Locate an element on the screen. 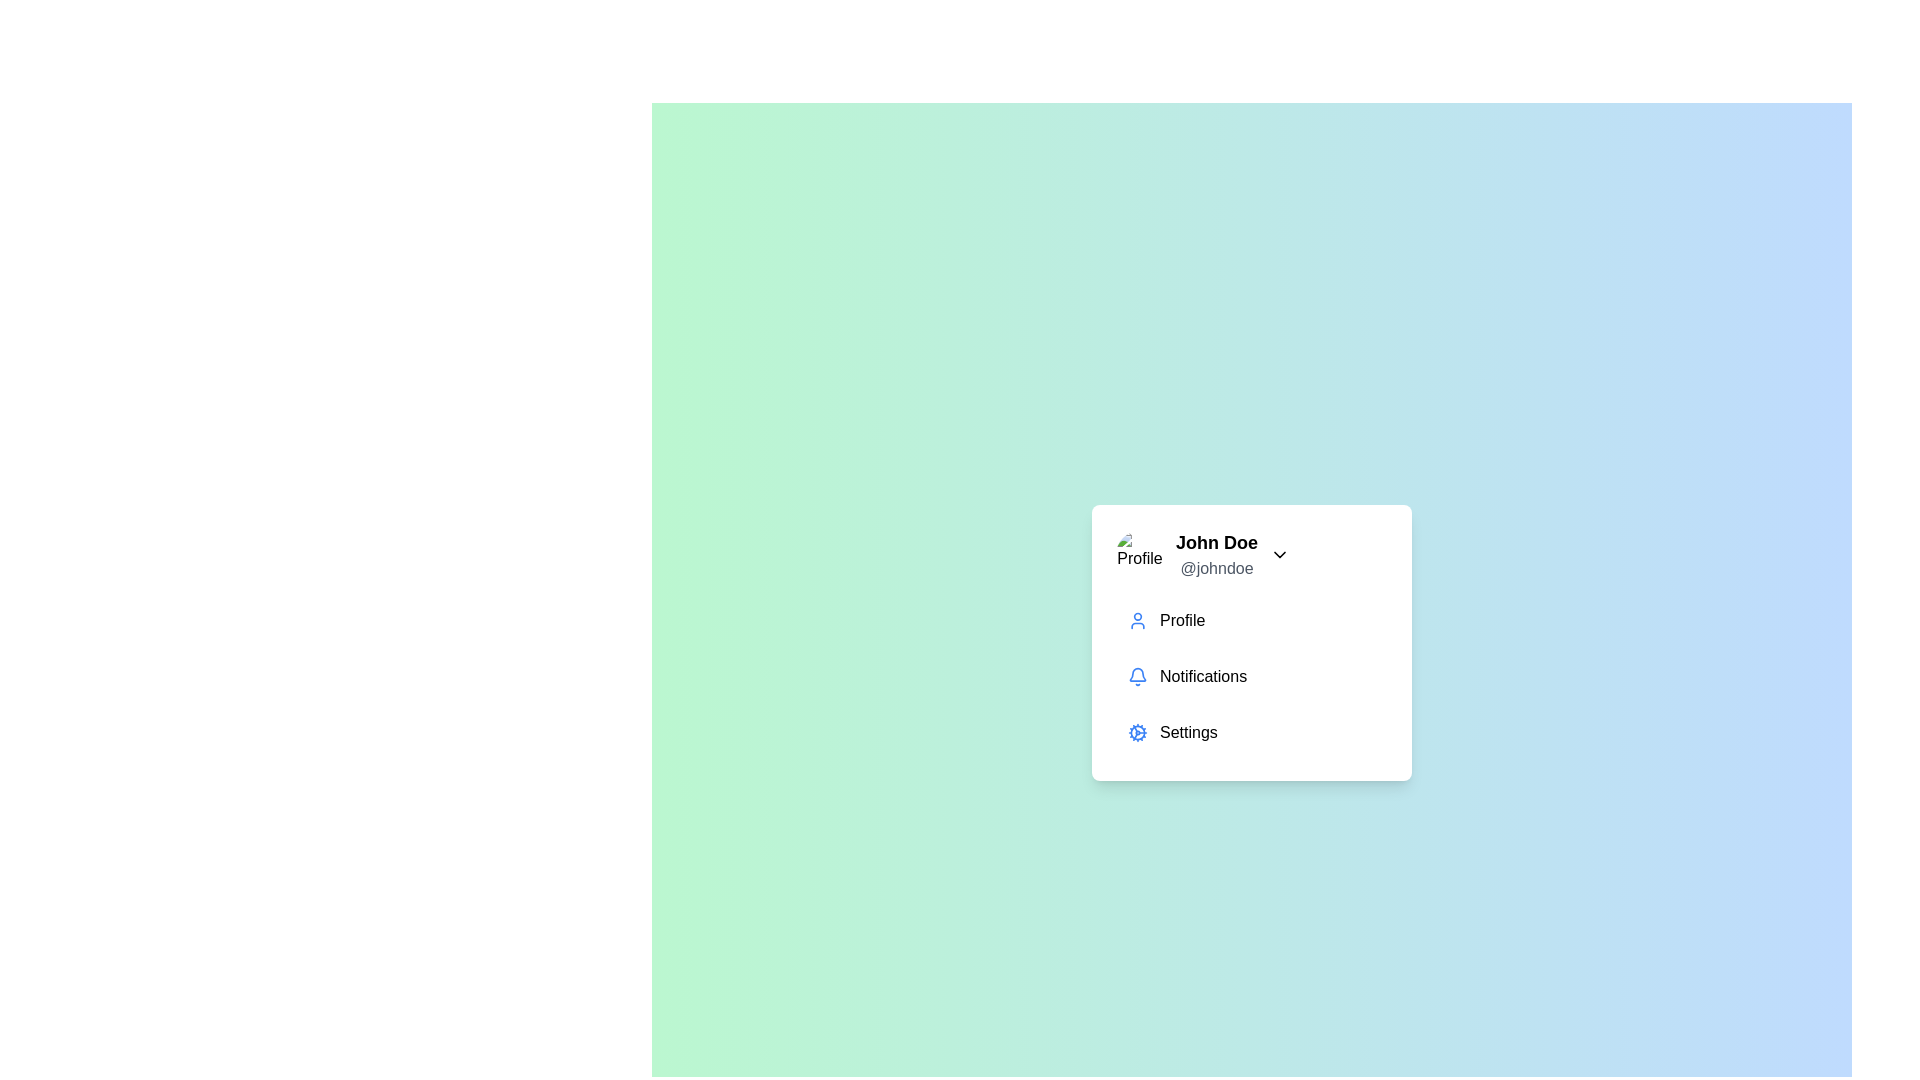 This screenshot has width=1920, height=1080. the menu item Settings from the dropdown is located at coordinates (1251, 732).